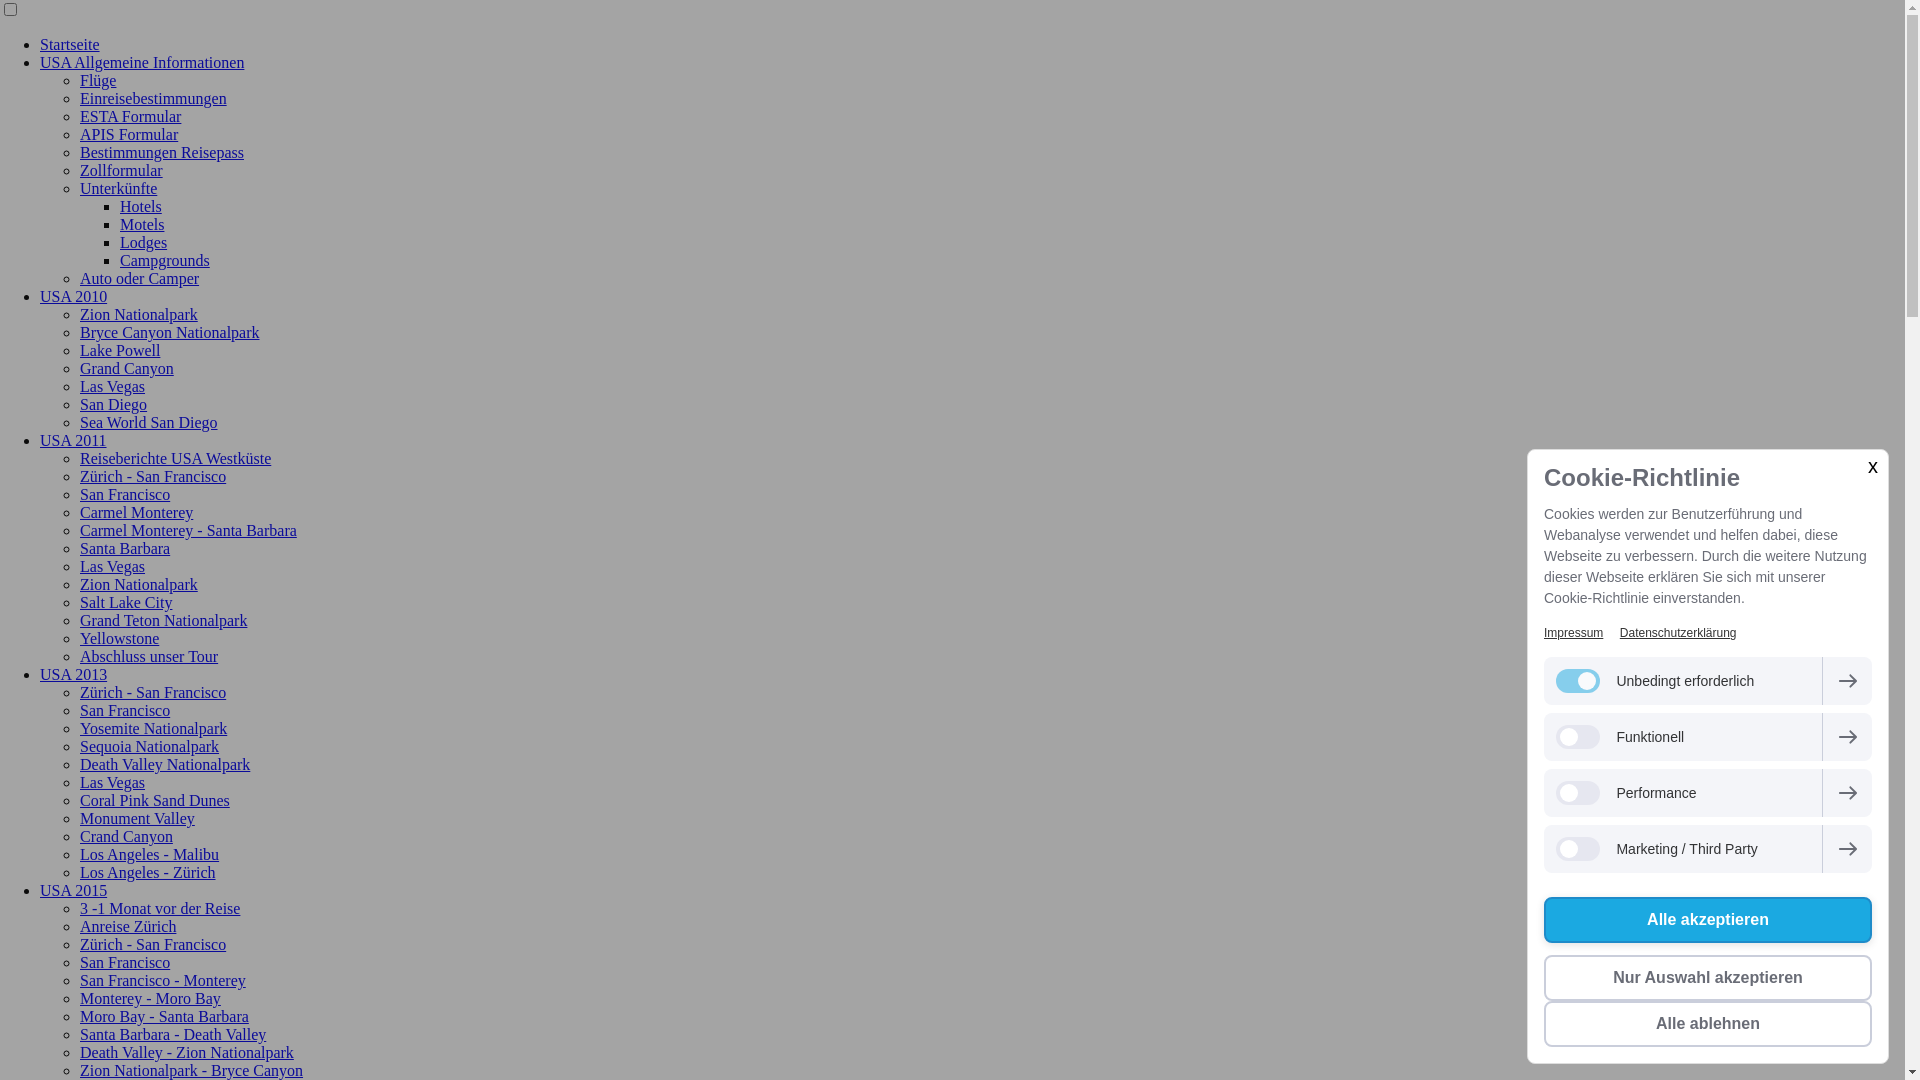 The width and height of the screenshot is (1920, 1080). What do you see at coordinates (80, 908) in the screenshot?
I see `'3 -1 Monat vor der Reise'` at bounding box center [80, 908].